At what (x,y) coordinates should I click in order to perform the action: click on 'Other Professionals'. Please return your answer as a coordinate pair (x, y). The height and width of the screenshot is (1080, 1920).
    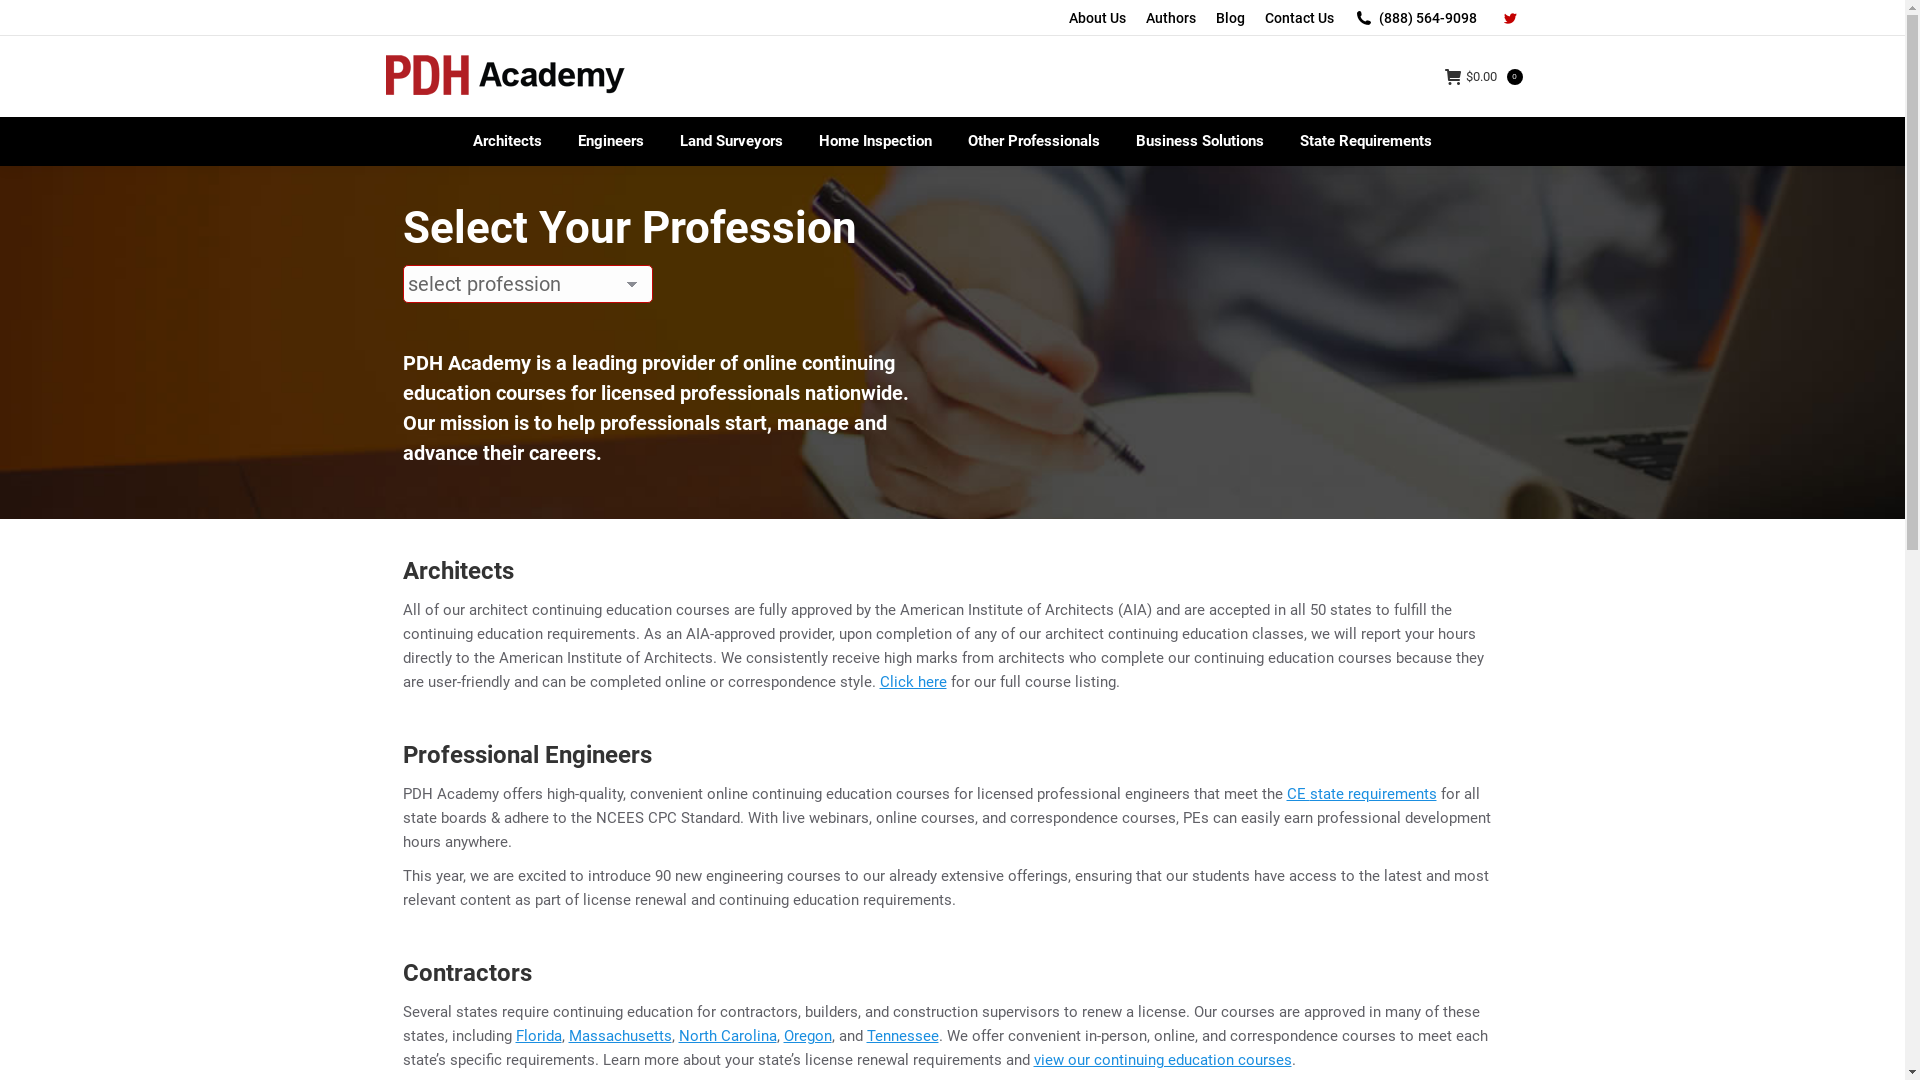
    Looking at the image, I should click on (1033, 140).